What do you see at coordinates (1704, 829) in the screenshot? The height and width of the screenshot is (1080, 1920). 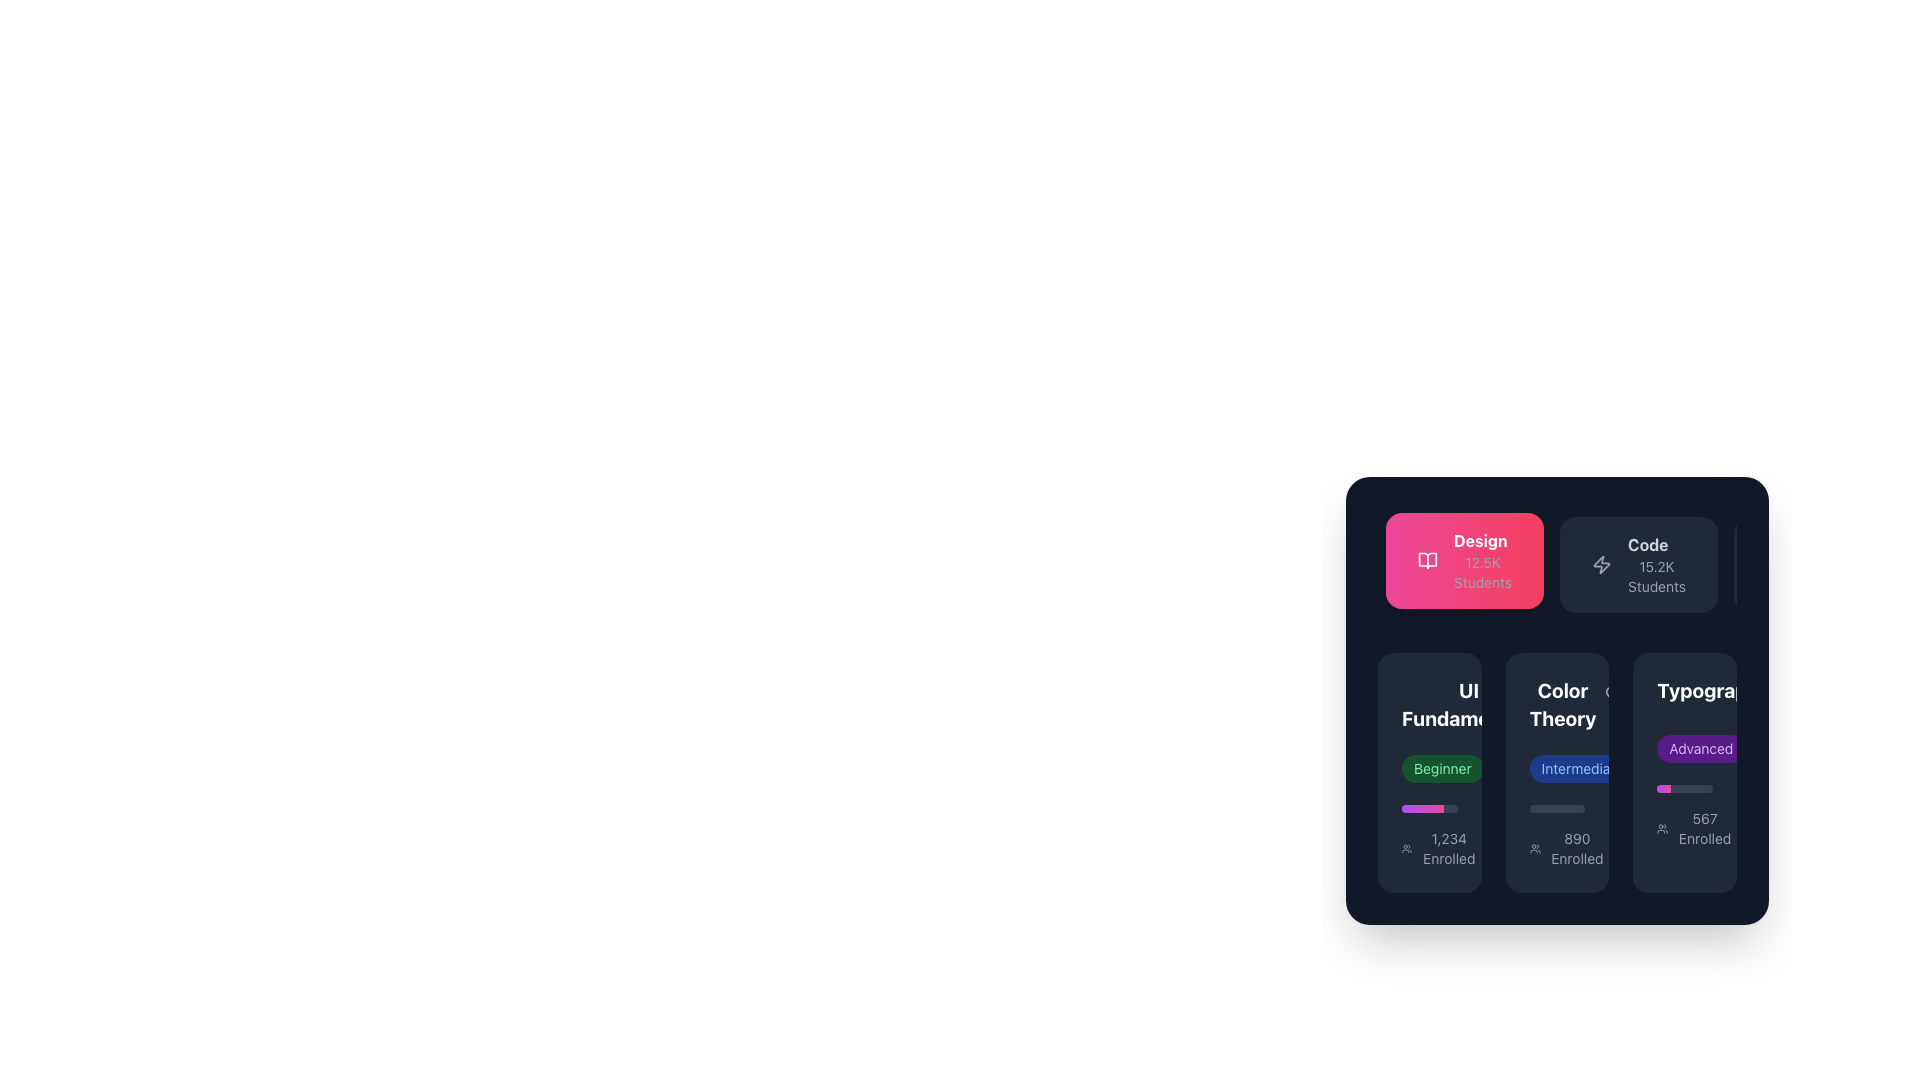 I see `the informational text label displaying the number of enrolled participants, located centrally at the bottom section of the 'Typography' card below the progress bar` at bounding box center [1704, 829].